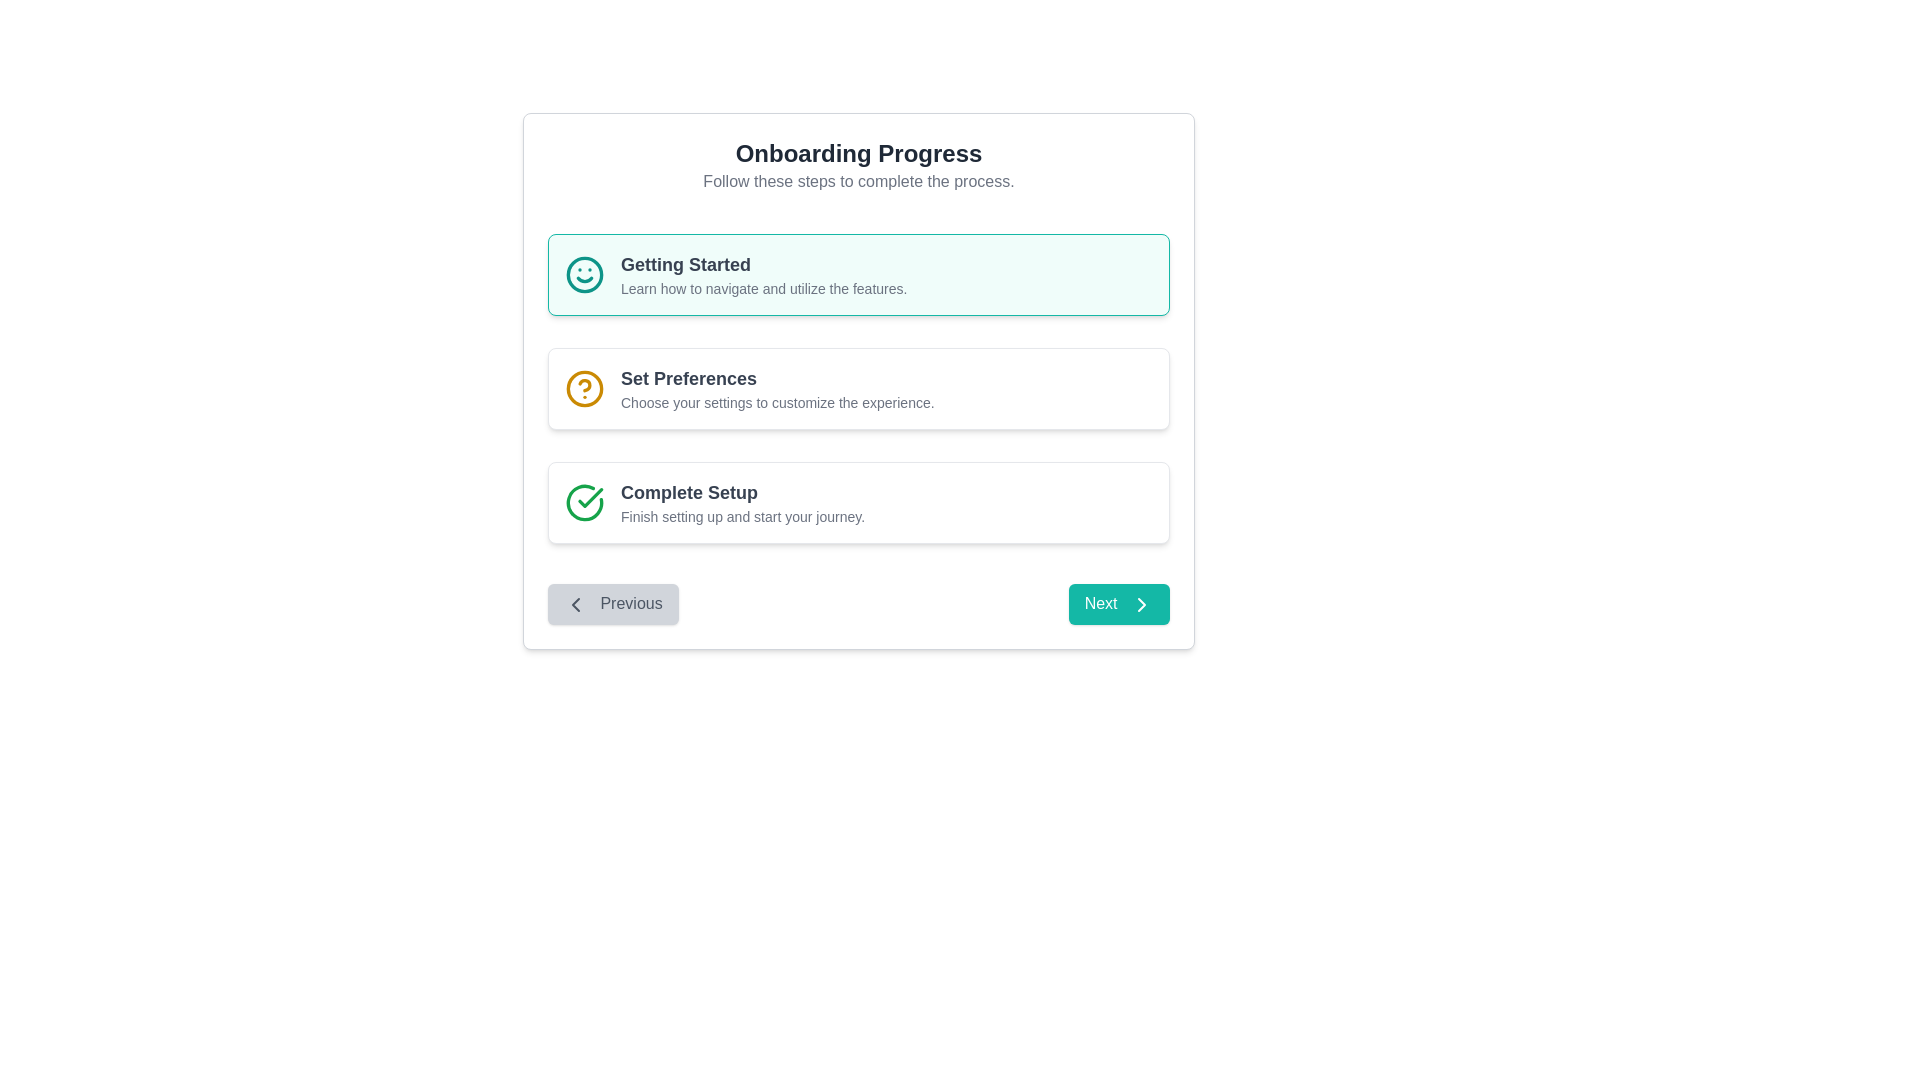 The height and width of the screenshot is (1080, 1920). What do you see at coordinates (763, 289) in the screenshot?
I see `supplementary descriptive text element located below the 'Getting Started' header in the onboarding interface, which guides users on initial actions` at bounding box center [763, 289].